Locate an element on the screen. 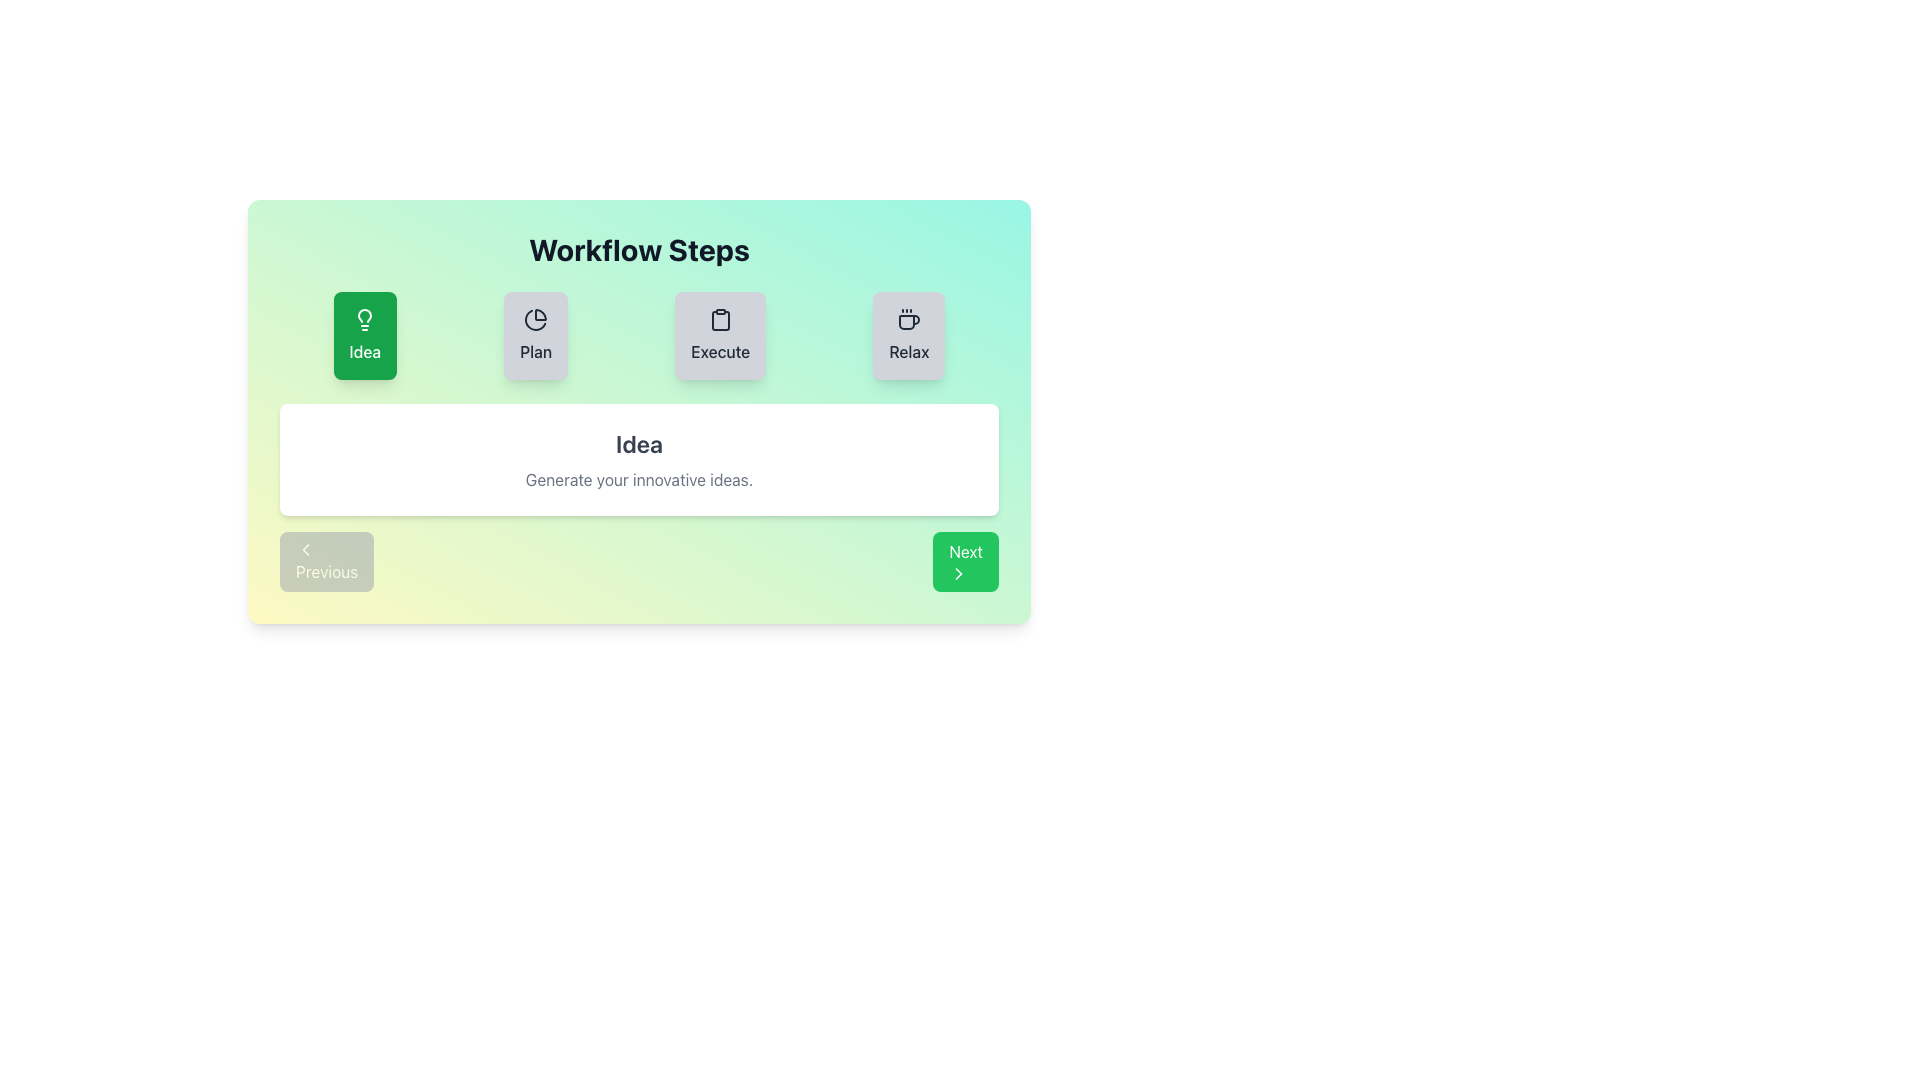 This screenshot has height=1080, width=1920. the lightbulb icon centered within the green 'Idea' button, which is the first button on the left in a row of similar buttons is located at coordinates (365, 319).